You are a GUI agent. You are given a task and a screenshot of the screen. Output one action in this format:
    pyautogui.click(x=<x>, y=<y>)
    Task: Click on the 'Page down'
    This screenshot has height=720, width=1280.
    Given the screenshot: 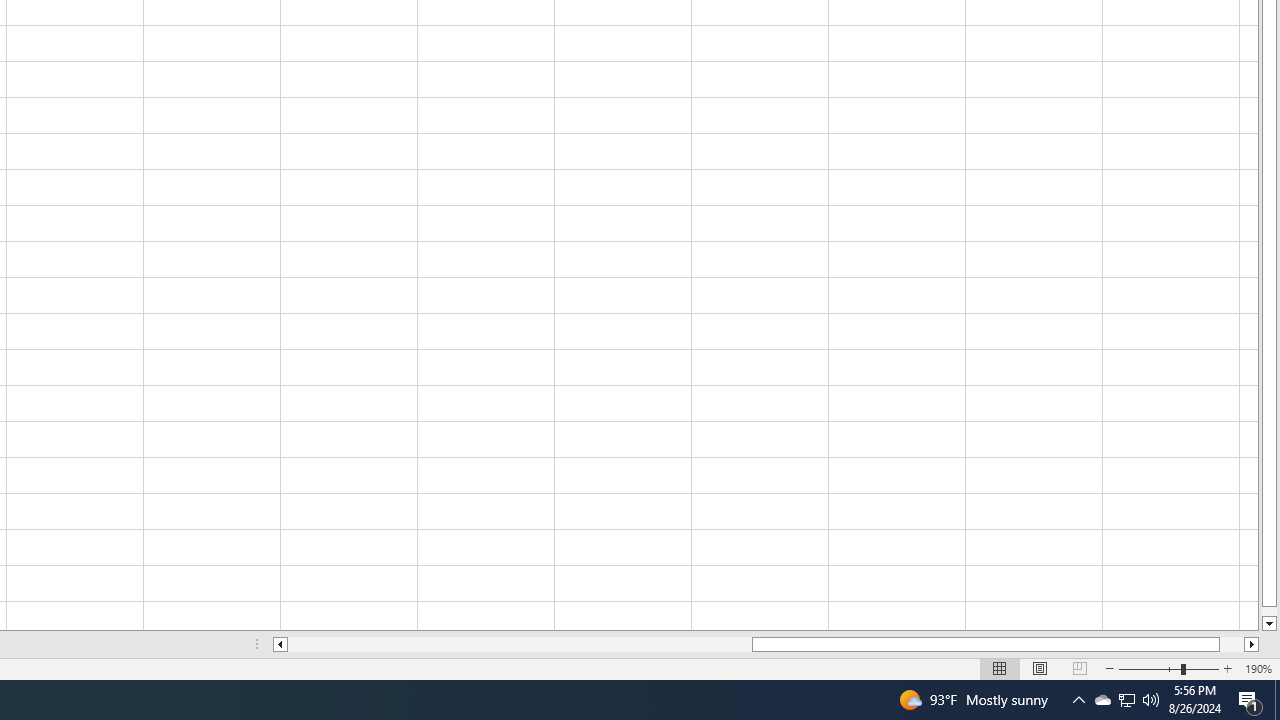 What is the action you would take?
    pyautogui.click(x=1268, y=610)
    